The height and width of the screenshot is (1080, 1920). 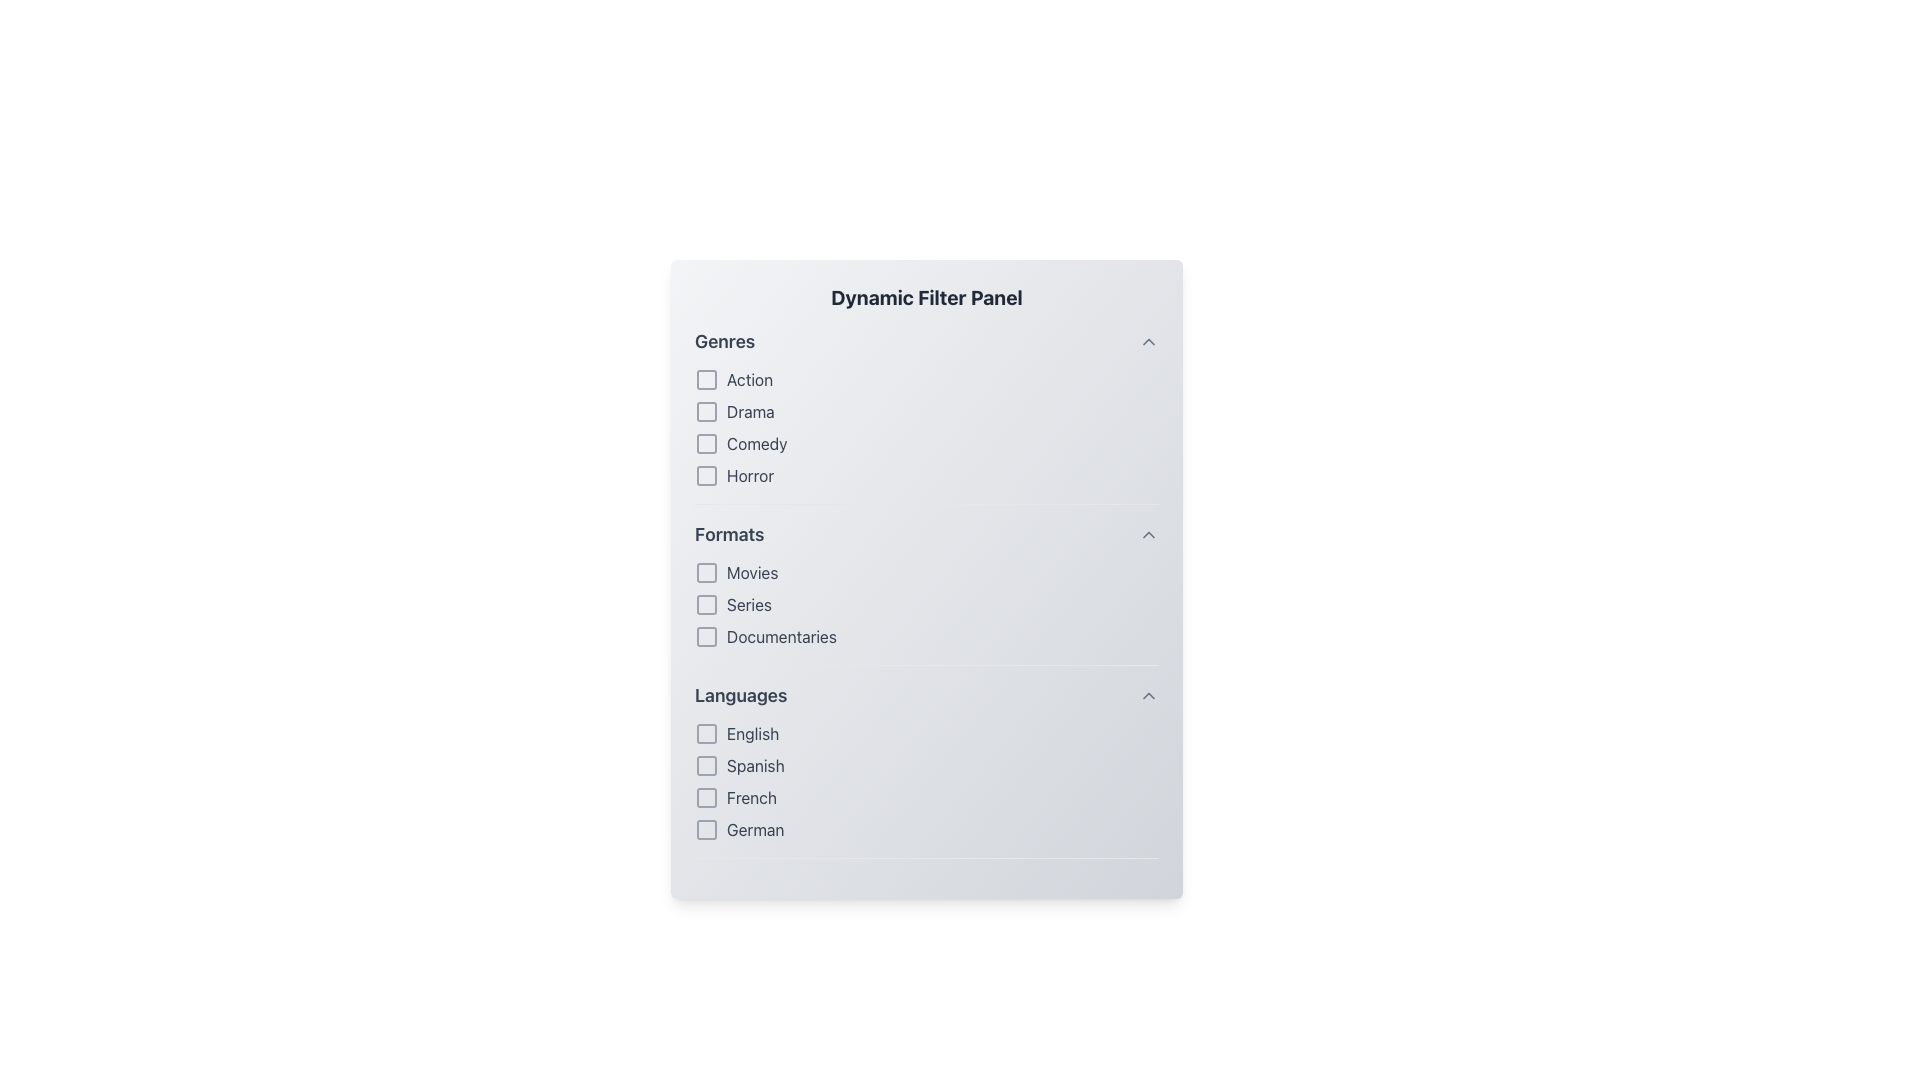 What do you see at coordinates (748, 604) in the screenshot?
I see `text label 'Series' which is styled in gray and is positioned to the right of a checkbox in the 'Formats' section of the filter panel` at bounding box center [748, 604].